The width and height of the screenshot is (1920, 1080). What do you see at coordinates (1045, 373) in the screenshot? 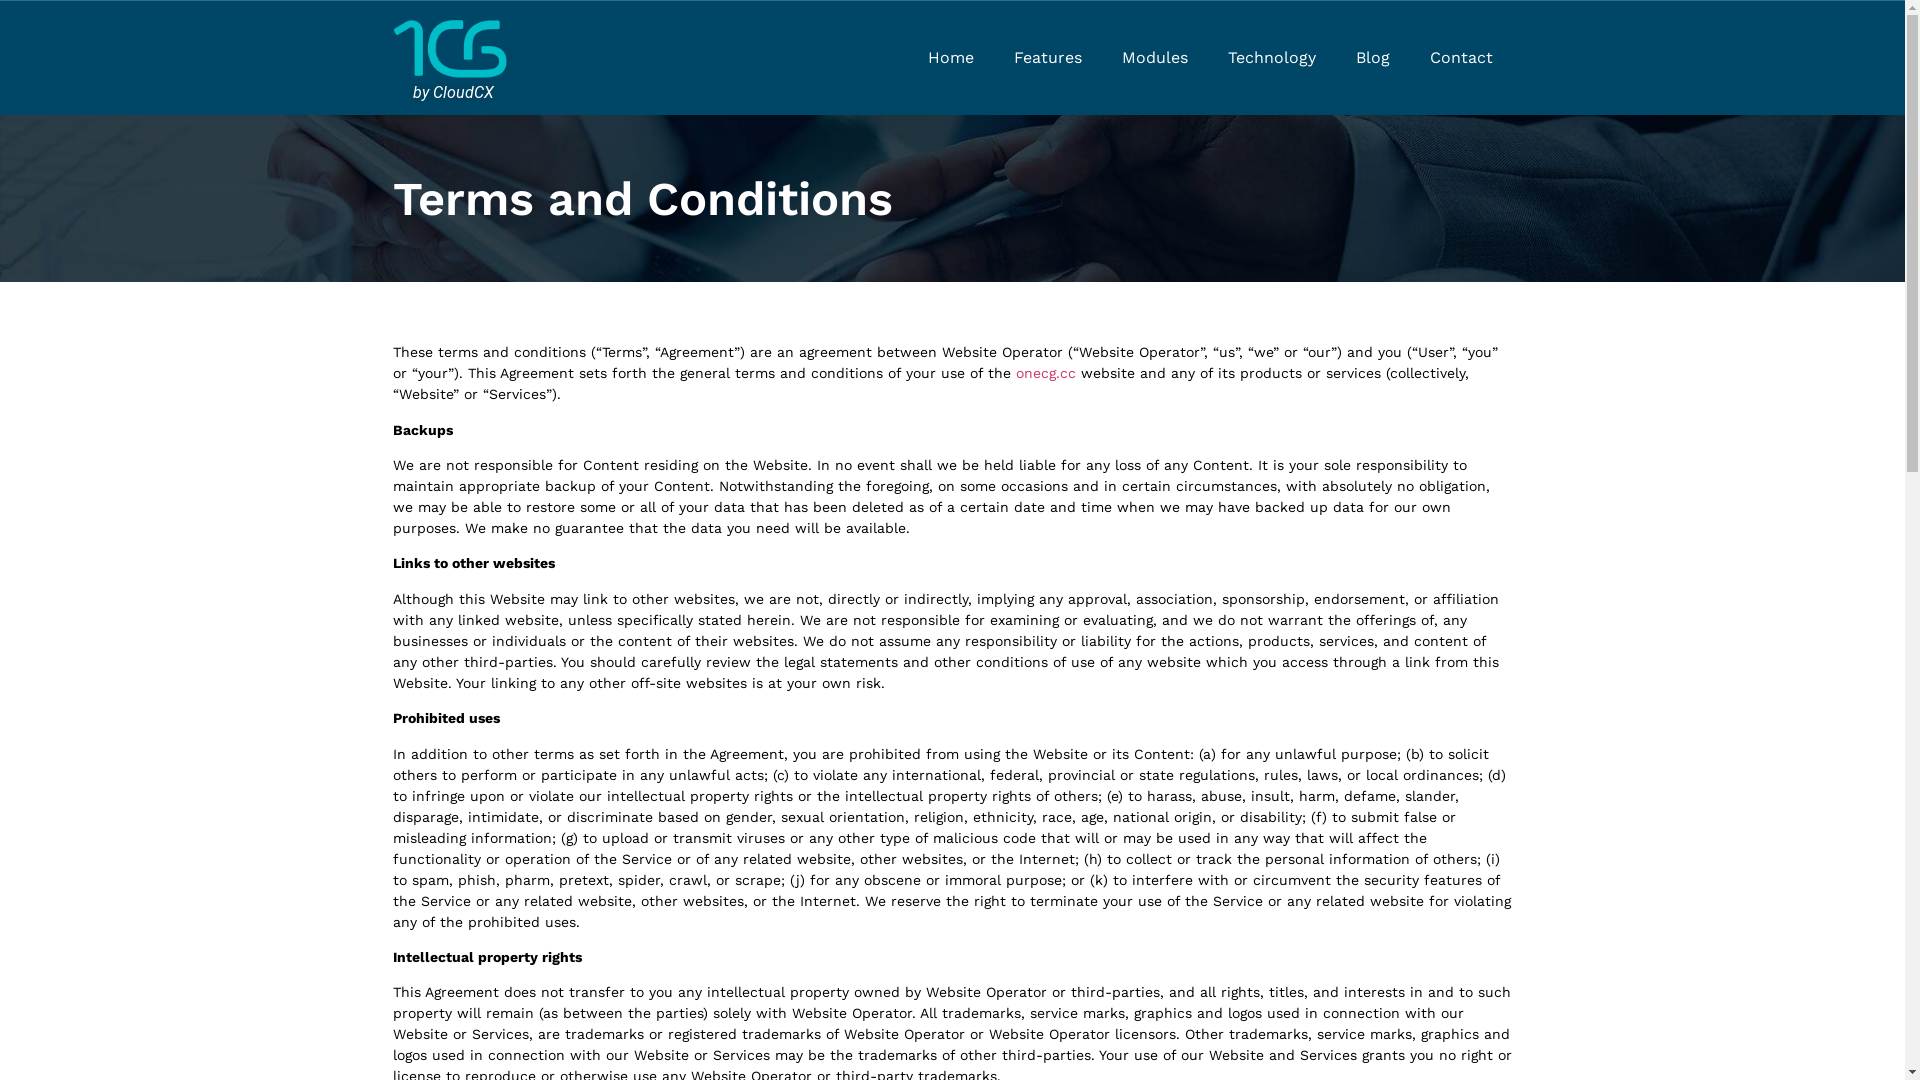
I see `'onecg.cc'` at bounding box center [1045, 373].